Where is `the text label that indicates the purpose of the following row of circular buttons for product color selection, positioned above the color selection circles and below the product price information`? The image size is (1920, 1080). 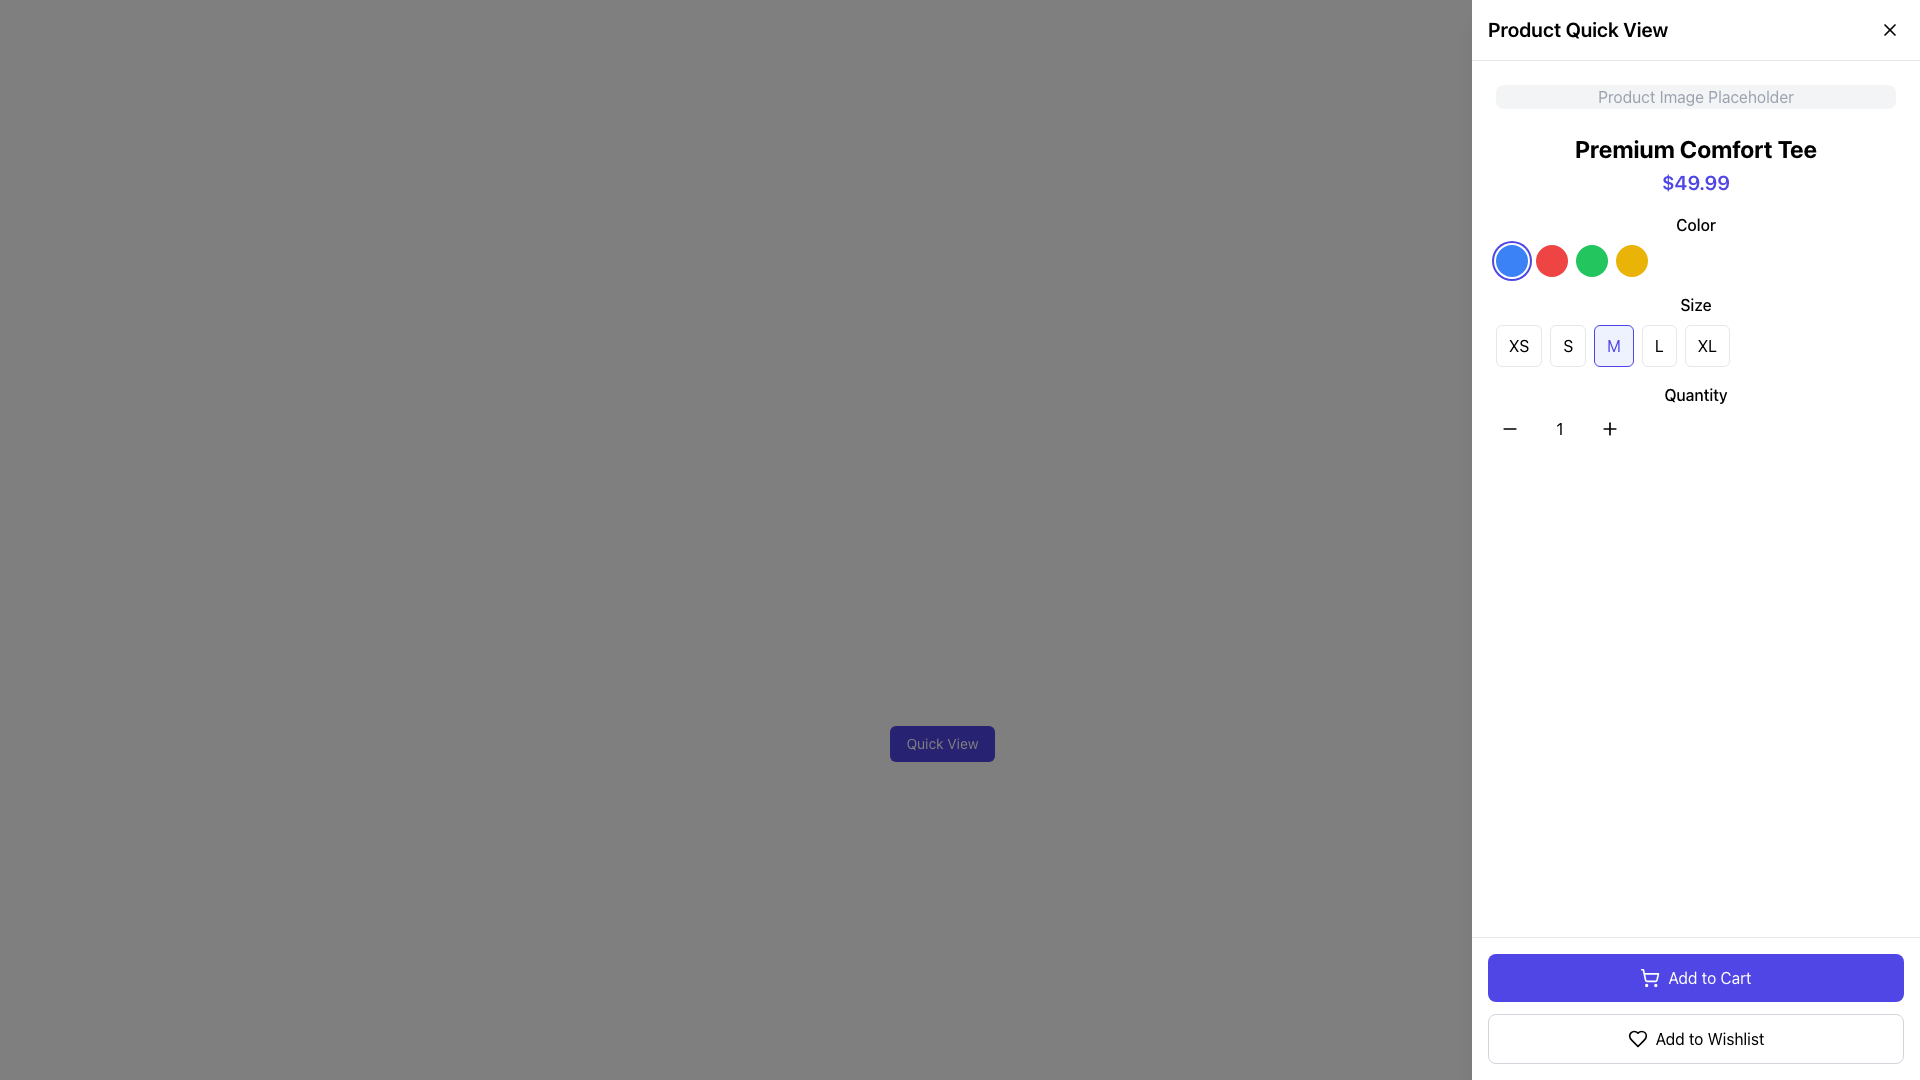
the text label that indicates the purpose of the following row of circular buttons for product color selection, positioned above the color selection circles and below the product price information is located at coordinates (1694, 224).